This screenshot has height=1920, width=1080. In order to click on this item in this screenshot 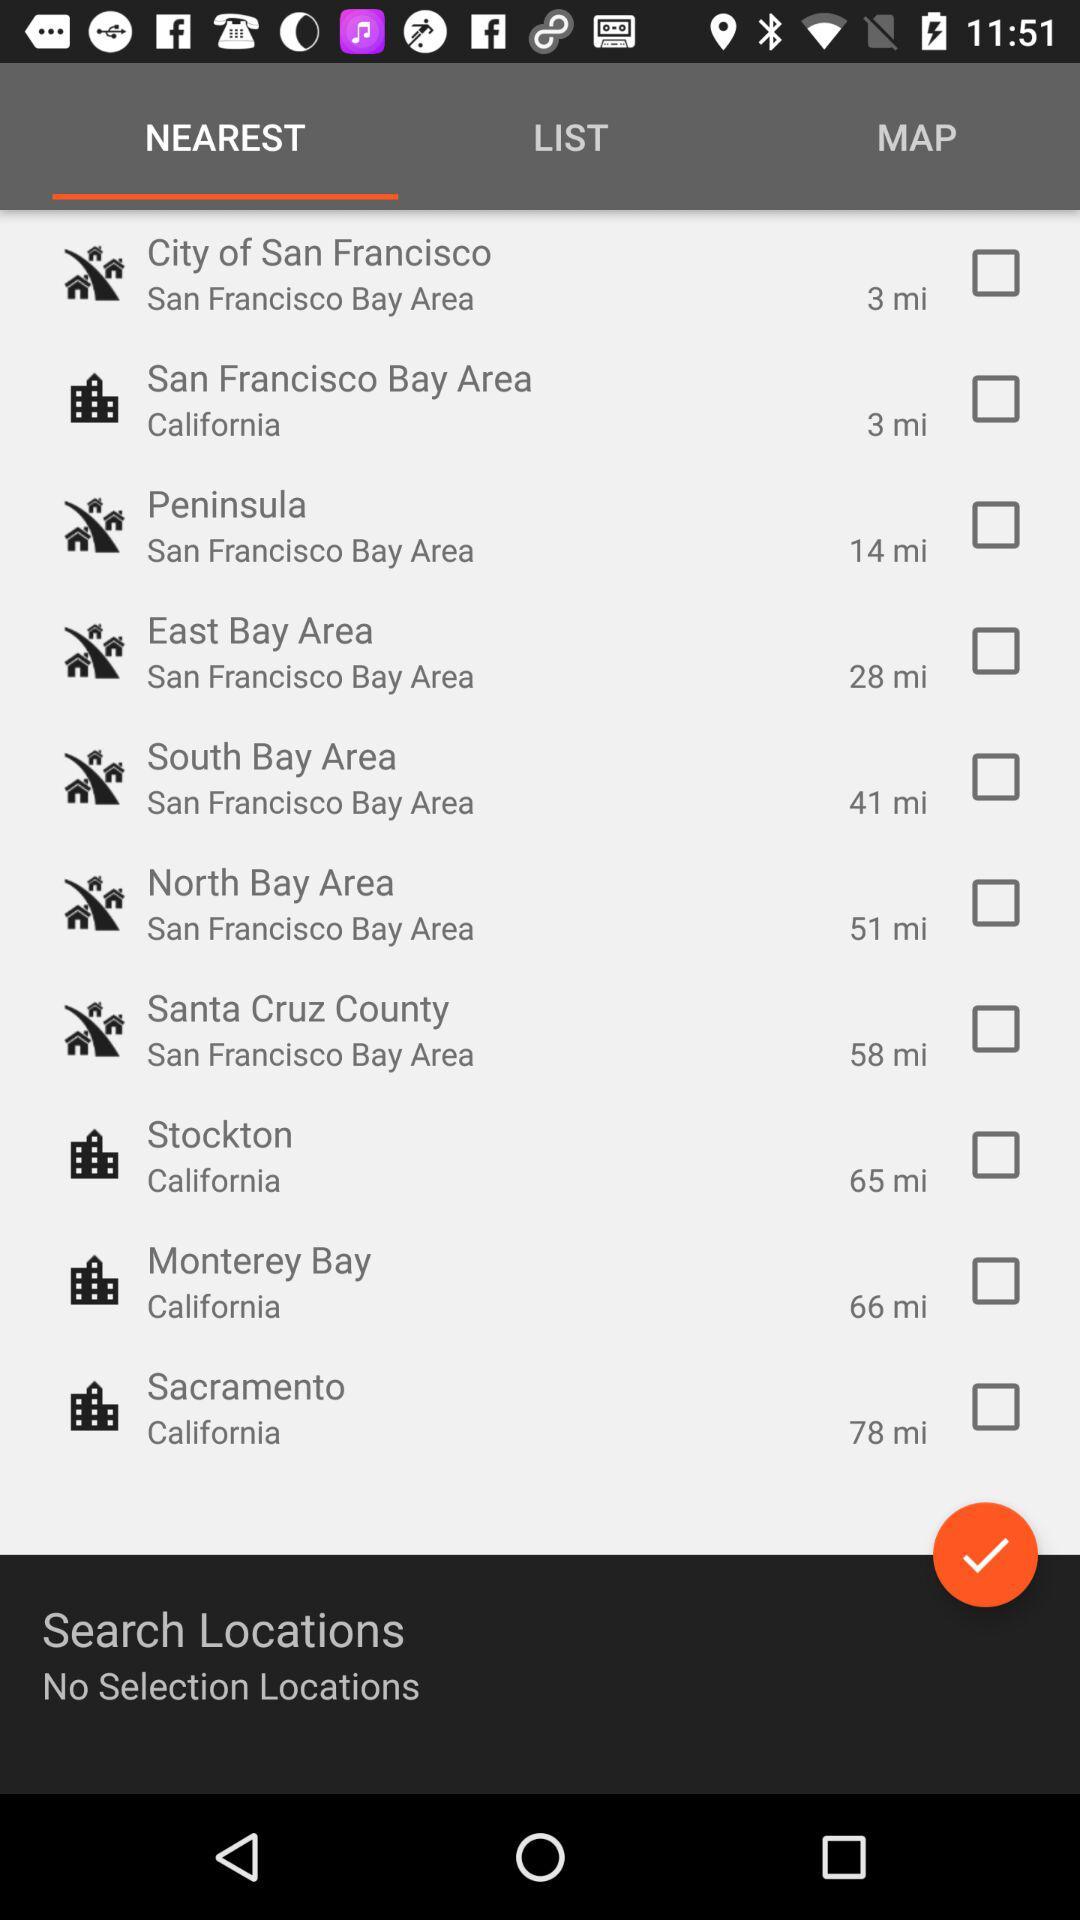, I will do `click(995, 524)`.